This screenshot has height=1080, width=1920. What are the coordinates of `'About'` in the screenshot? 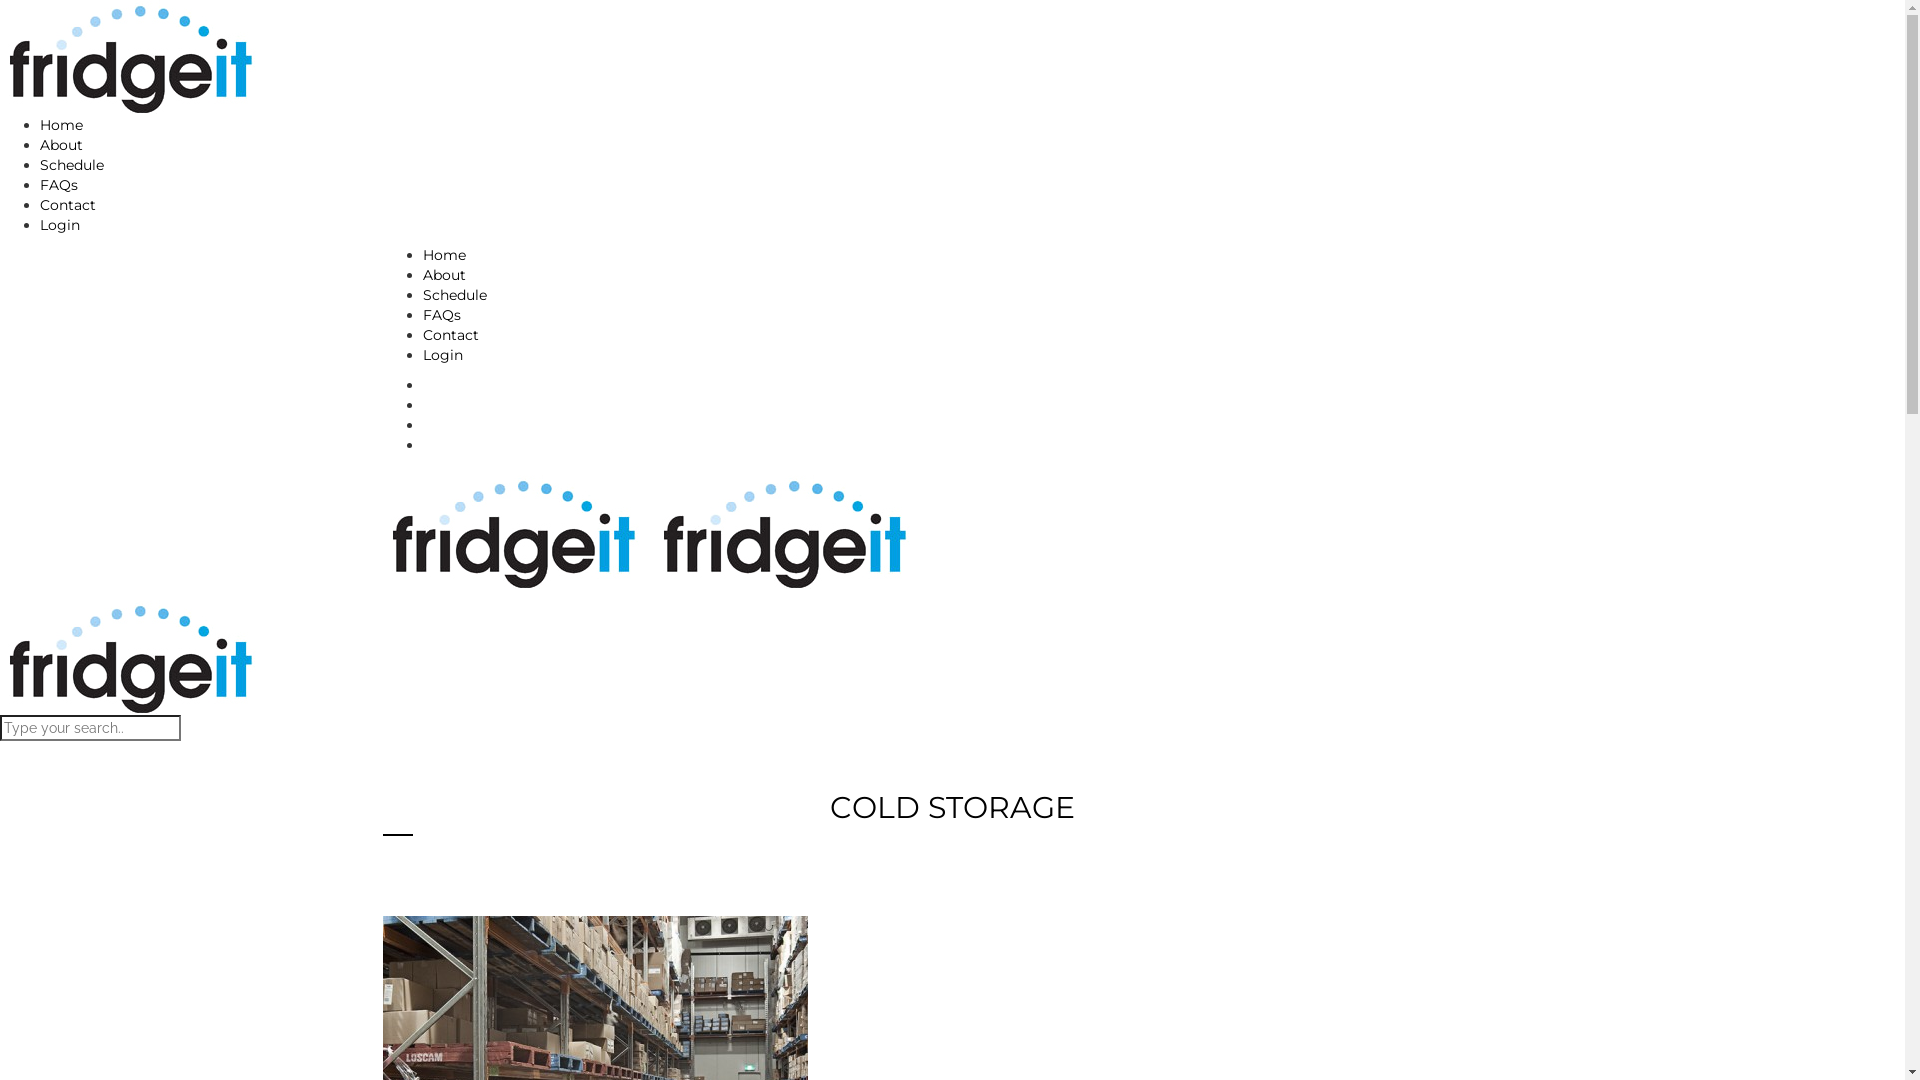 It's located at (61, 144).